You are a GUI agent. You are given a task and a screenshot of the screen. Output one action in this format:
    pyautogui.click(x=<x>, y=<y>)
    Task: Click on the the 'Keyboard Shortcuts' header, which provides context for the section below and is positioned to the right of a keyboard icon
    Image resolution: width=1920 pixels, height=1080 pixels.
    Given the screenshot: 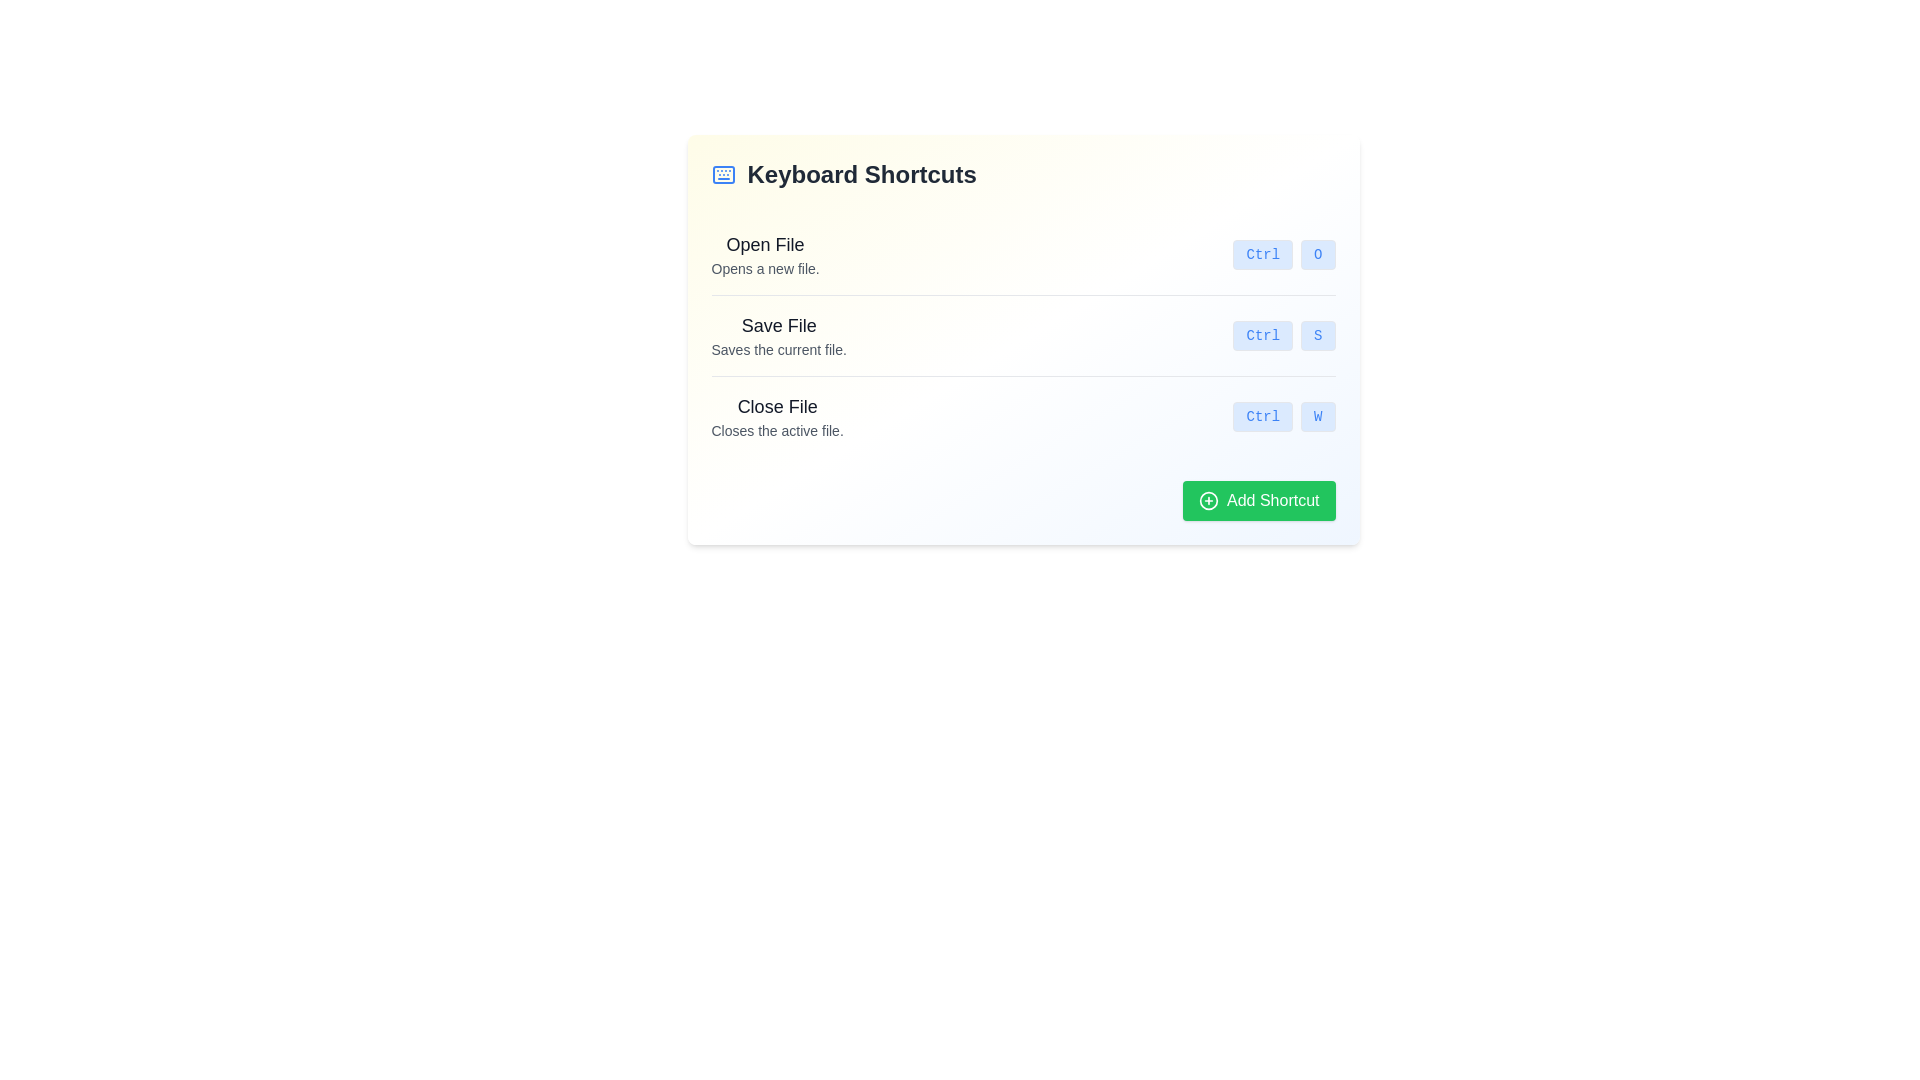 What is the action you would take?
    pyautogui.click(x=862, y=173)
    